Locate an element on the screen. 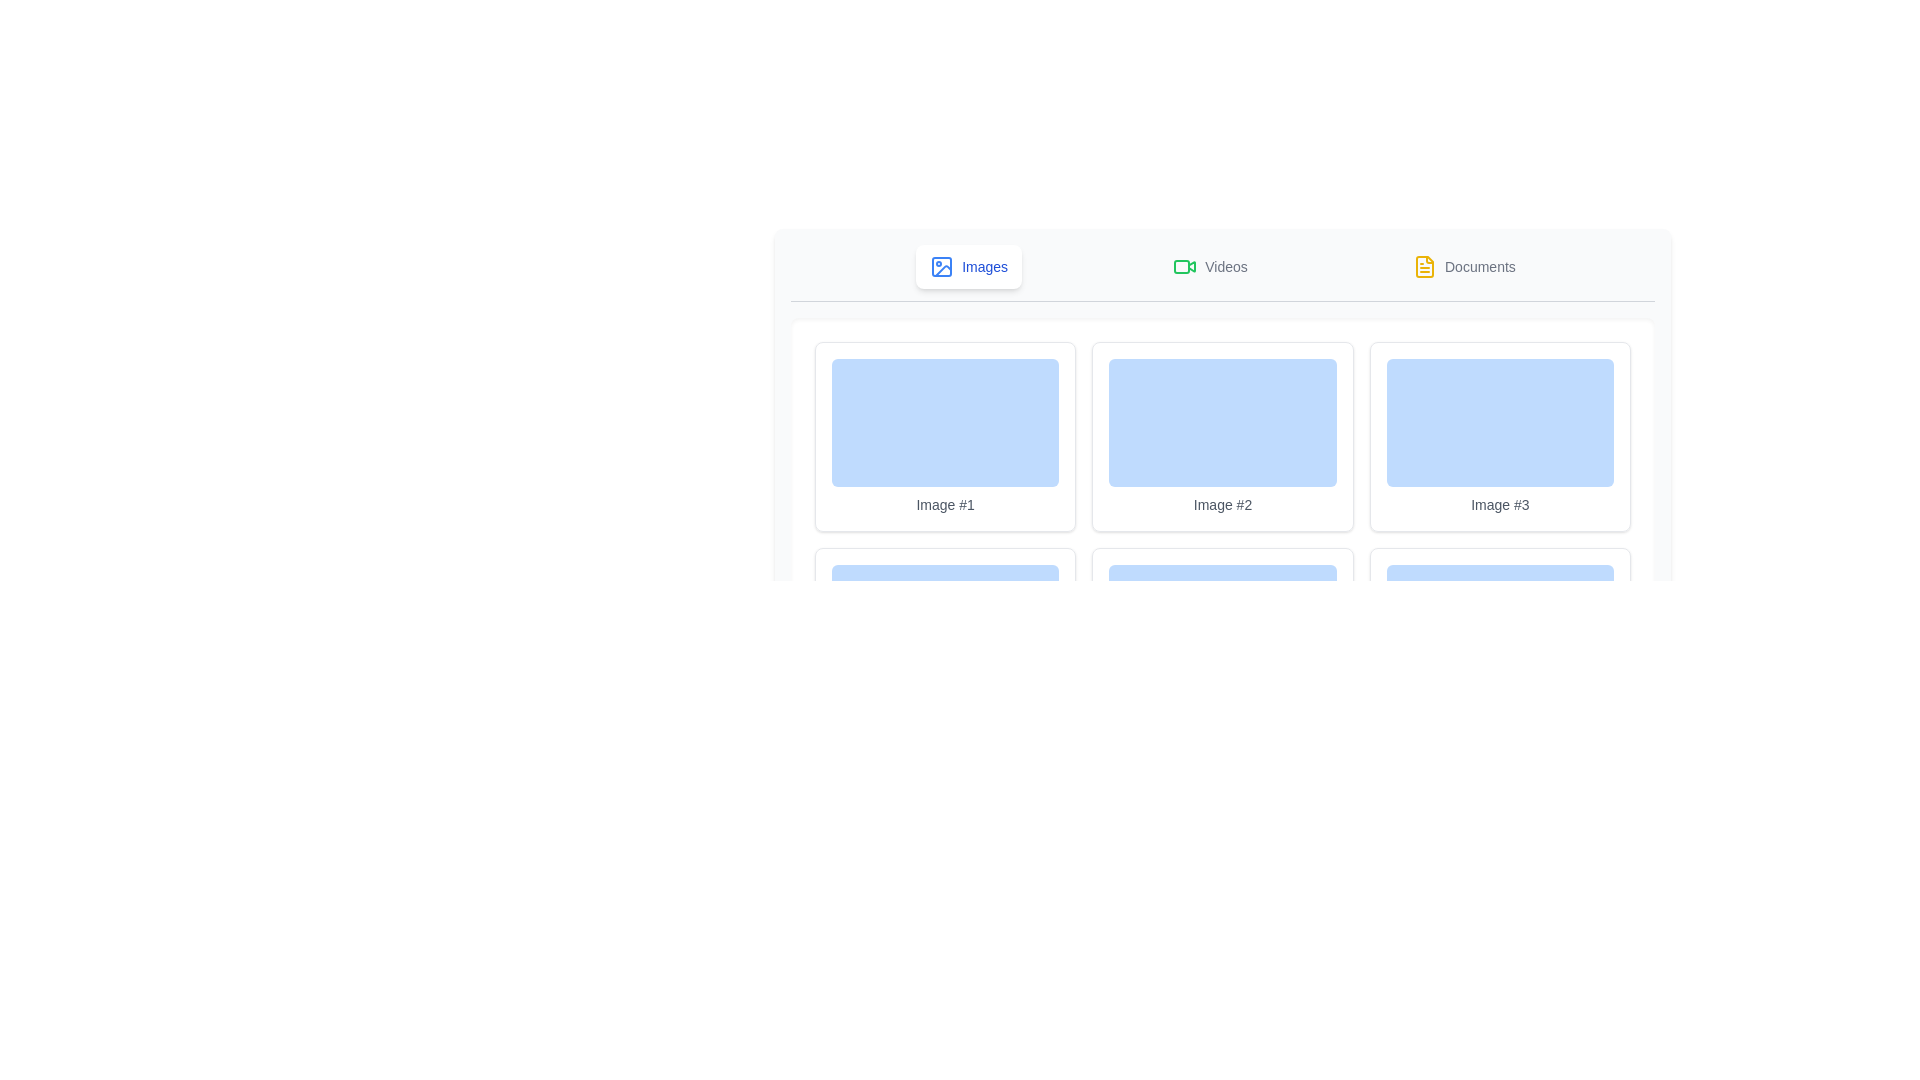  the 'Documents' icon located to the left of the 'Documents' text is located at coordinates (1424, 265).